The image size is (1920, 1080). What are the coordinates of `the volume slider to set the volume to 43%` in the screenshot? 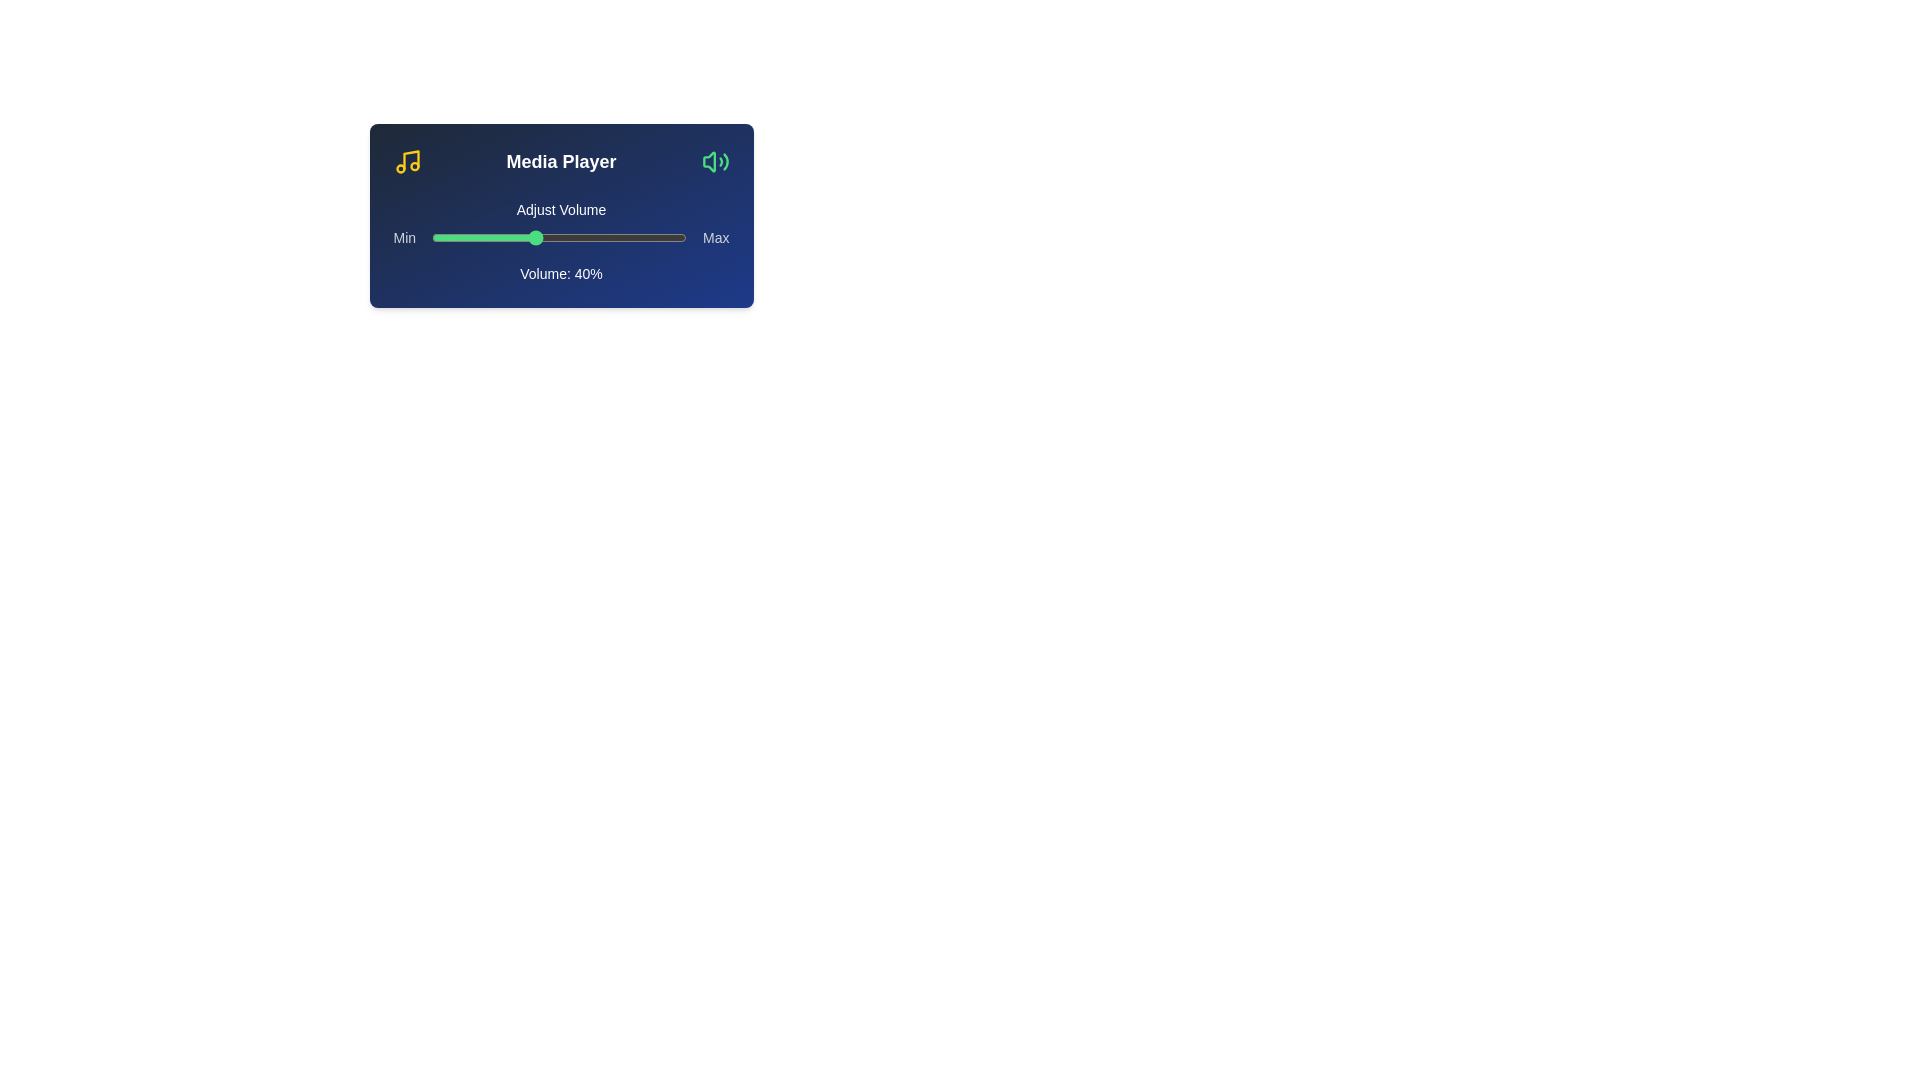 It's located at (541, 237).